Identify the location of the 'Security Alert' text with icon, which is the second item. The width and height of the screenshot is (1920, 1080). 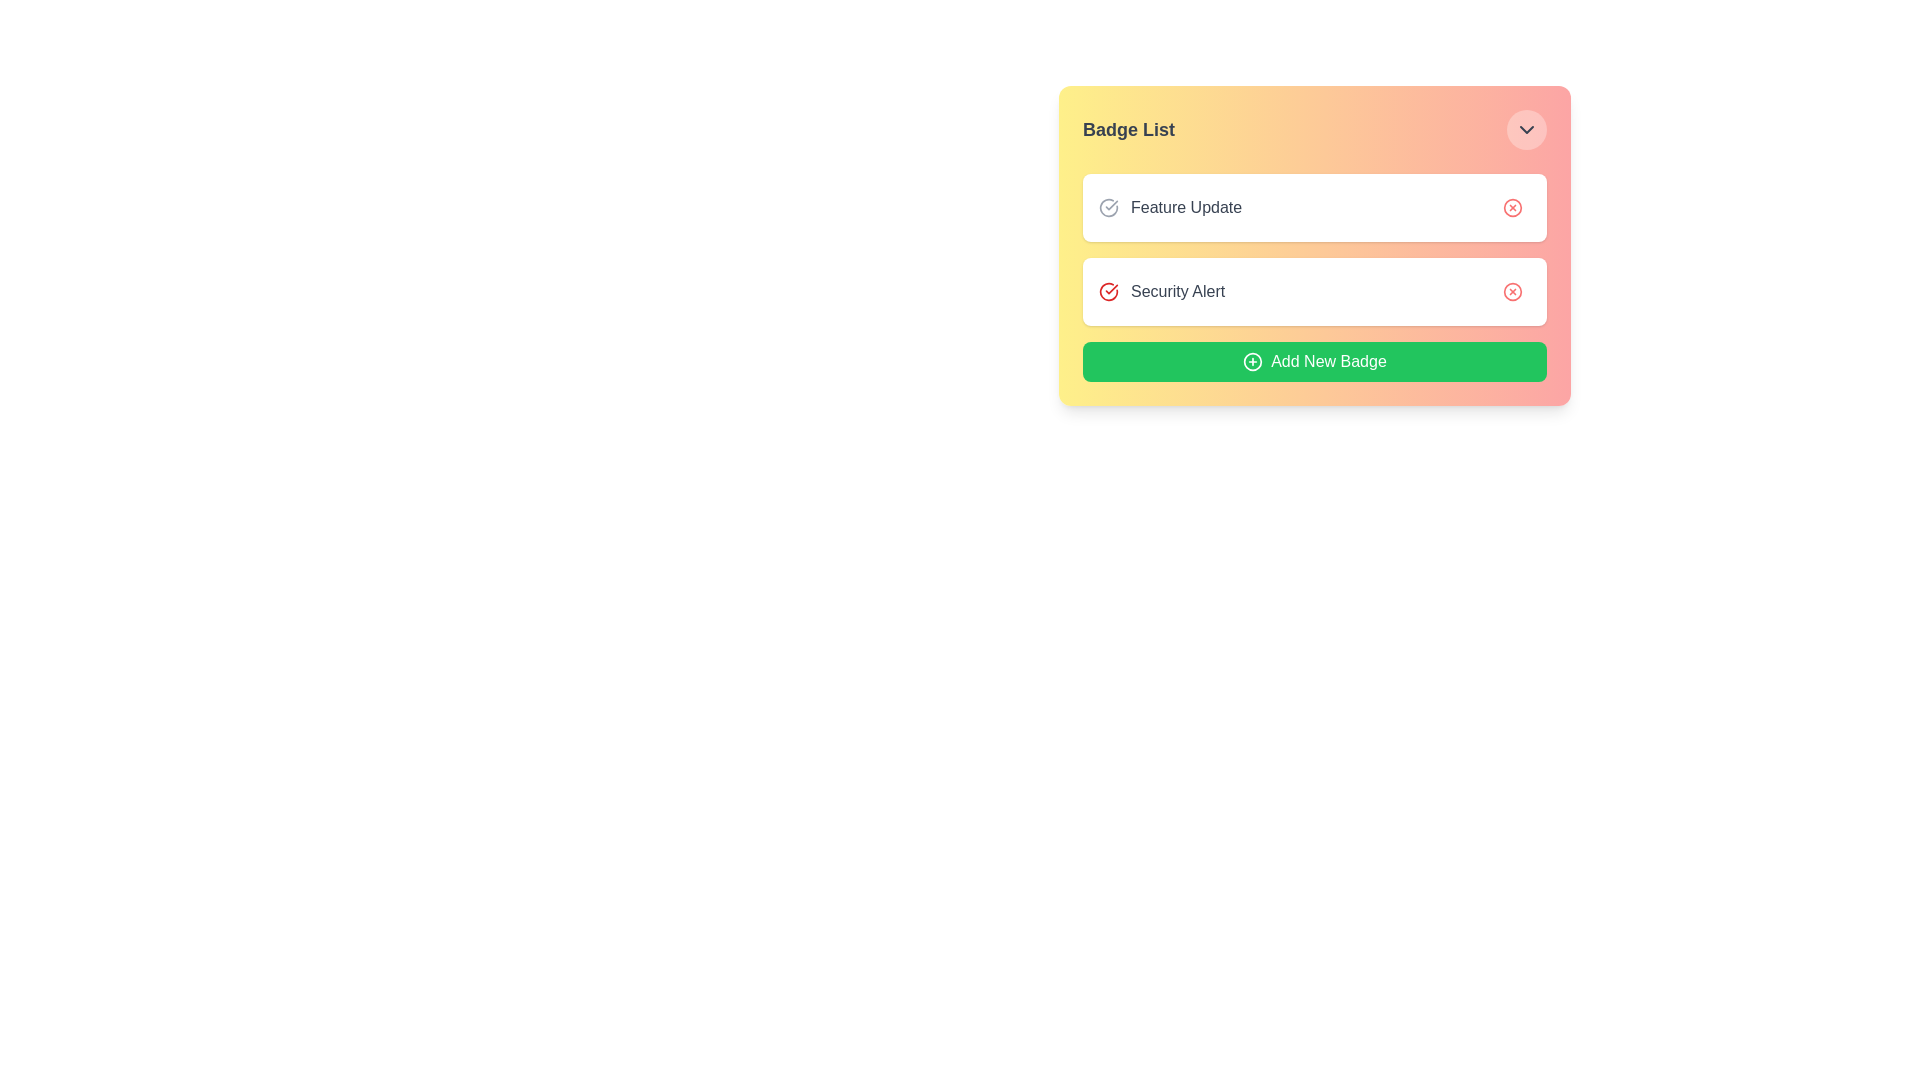
(1162, 292).